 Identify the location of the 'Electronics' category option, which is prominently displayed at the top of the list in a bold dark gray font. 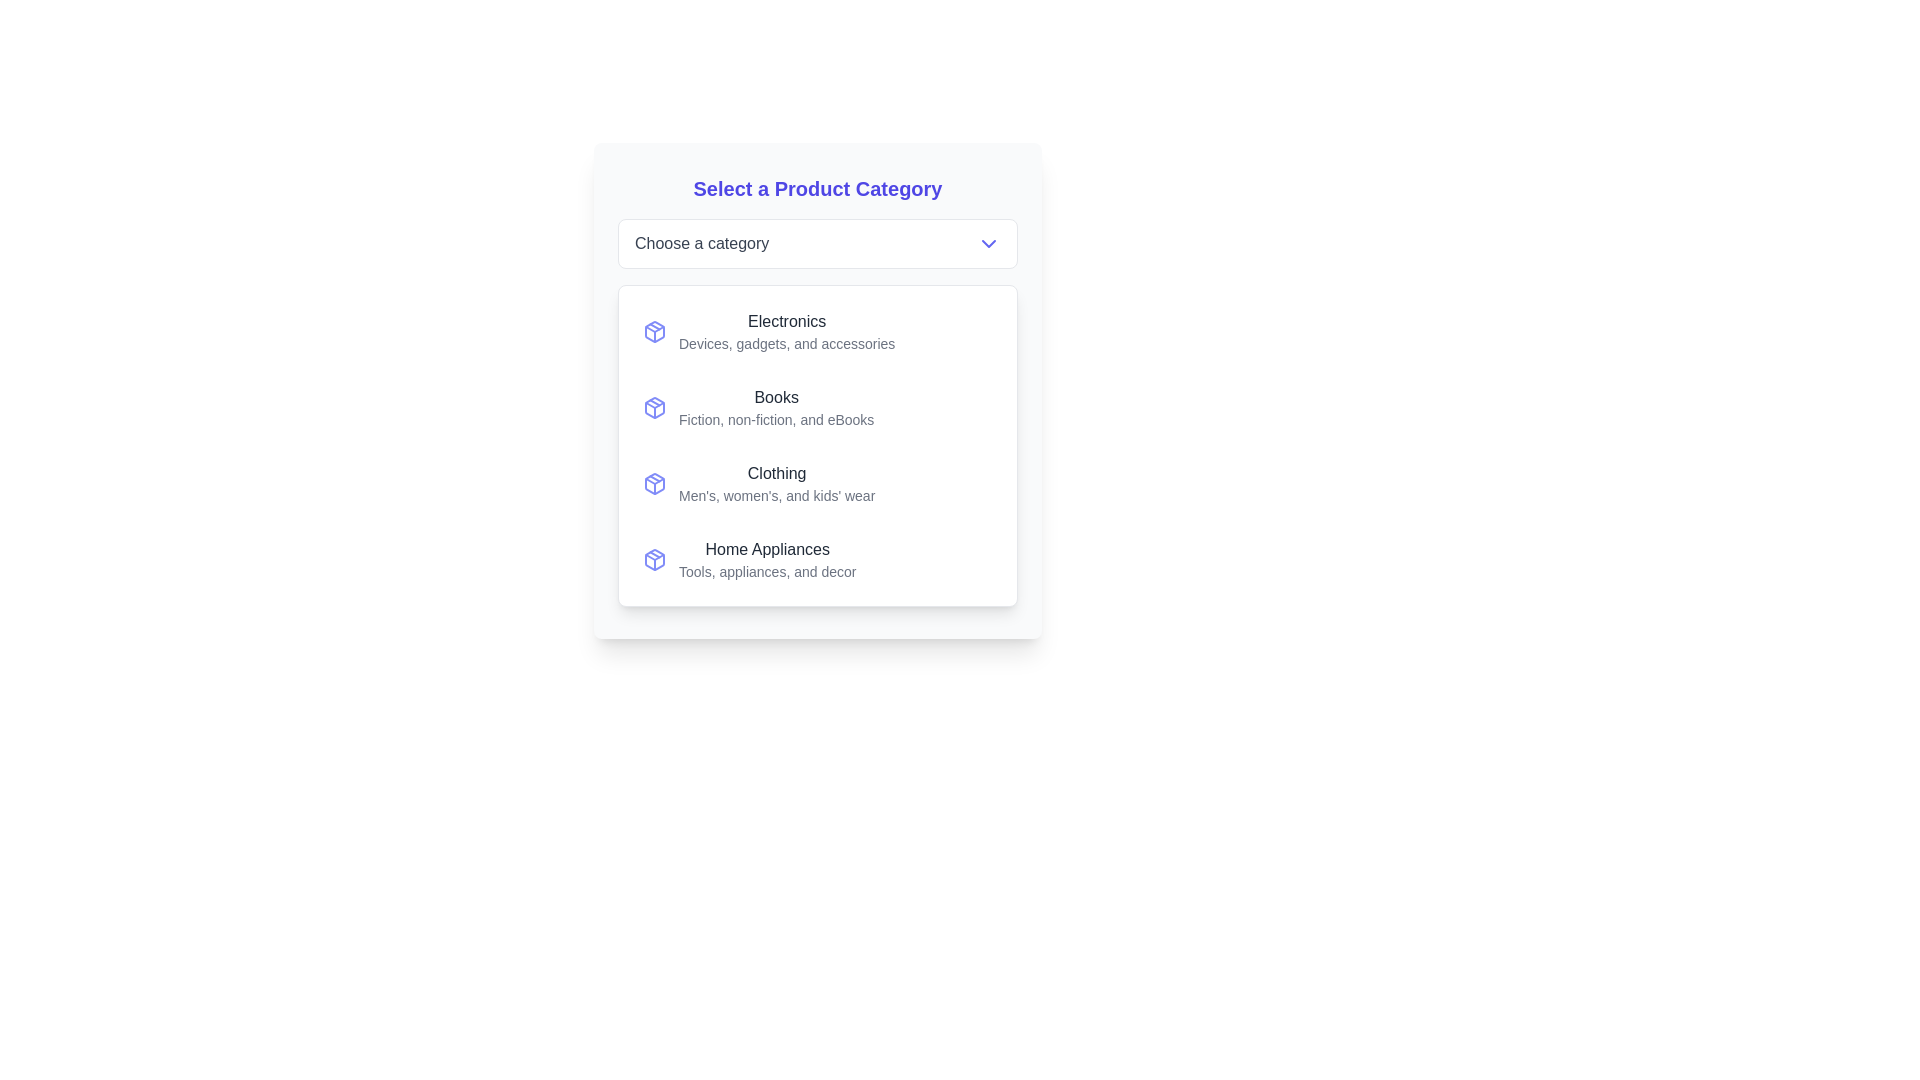
(786, 320).